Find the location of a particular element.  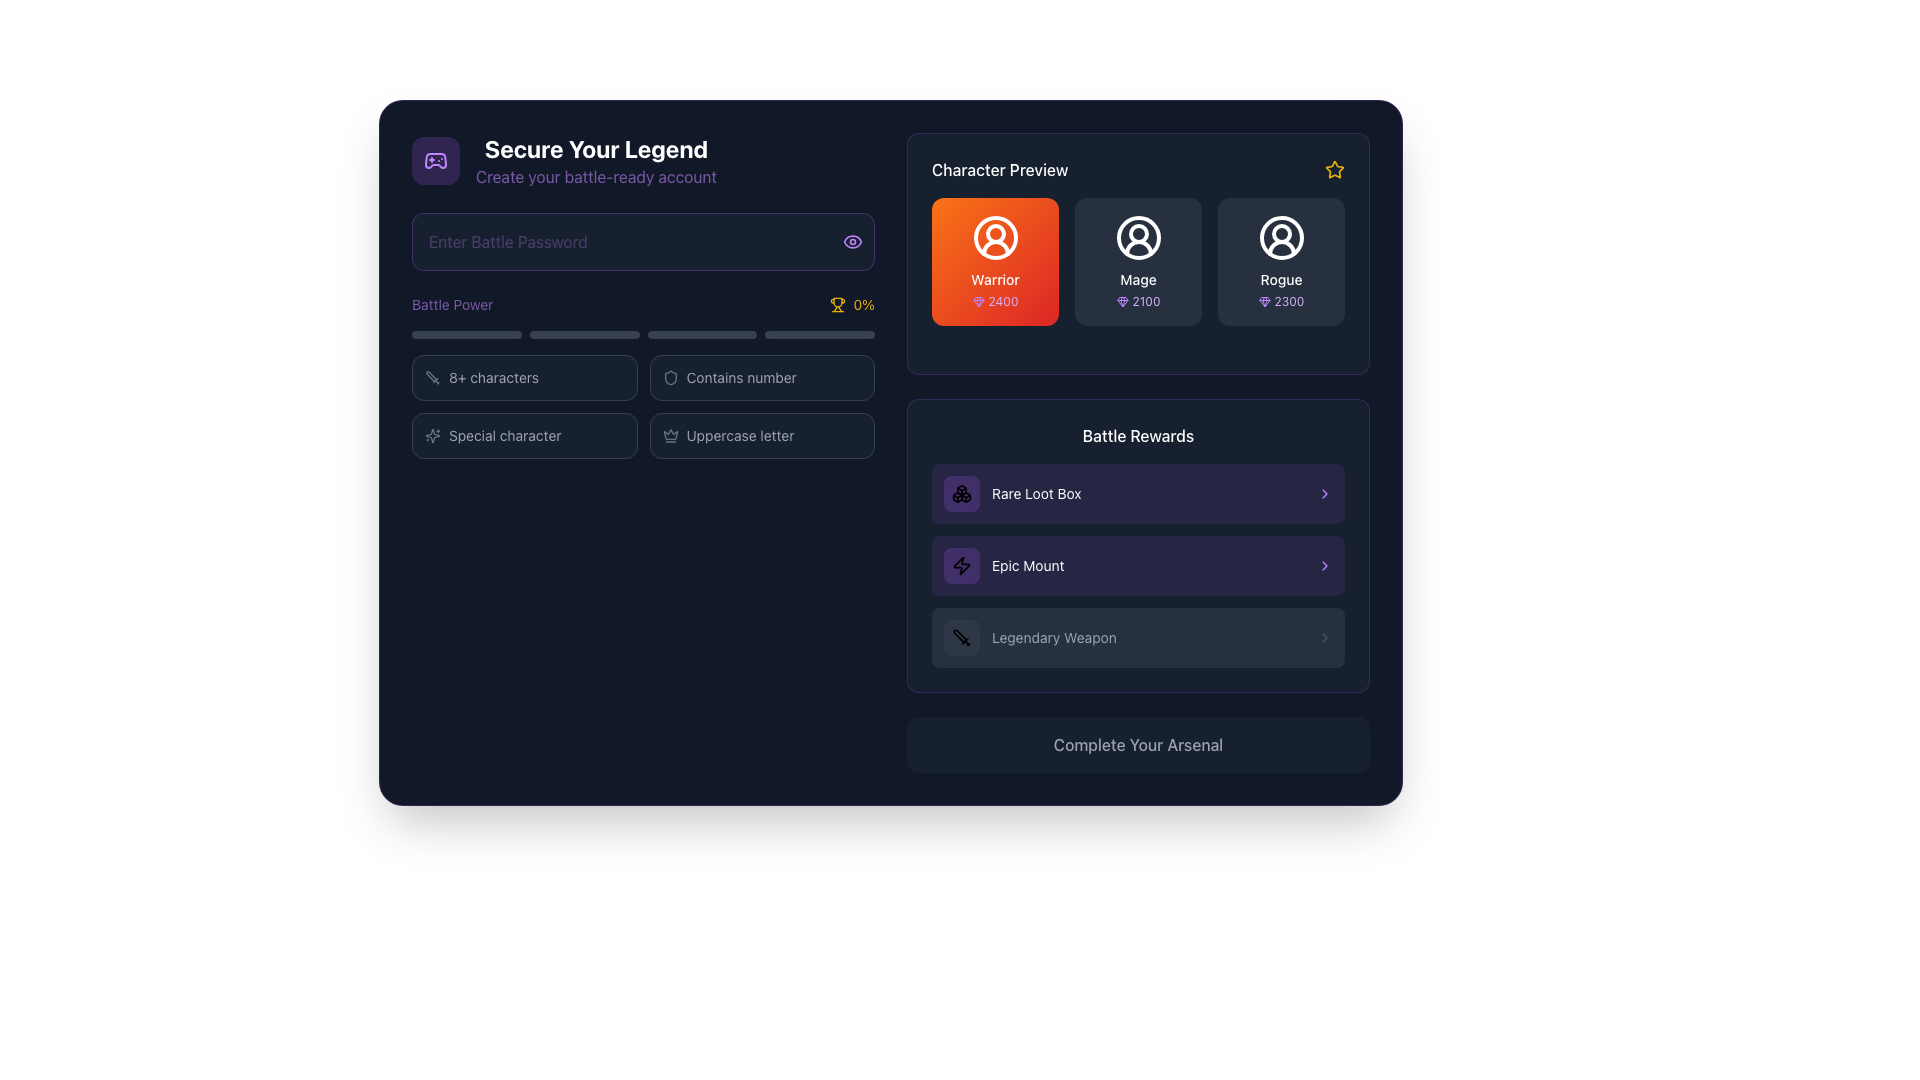

the third item in the 'Battle Rewards' list is located at coordinates (1138, 637).